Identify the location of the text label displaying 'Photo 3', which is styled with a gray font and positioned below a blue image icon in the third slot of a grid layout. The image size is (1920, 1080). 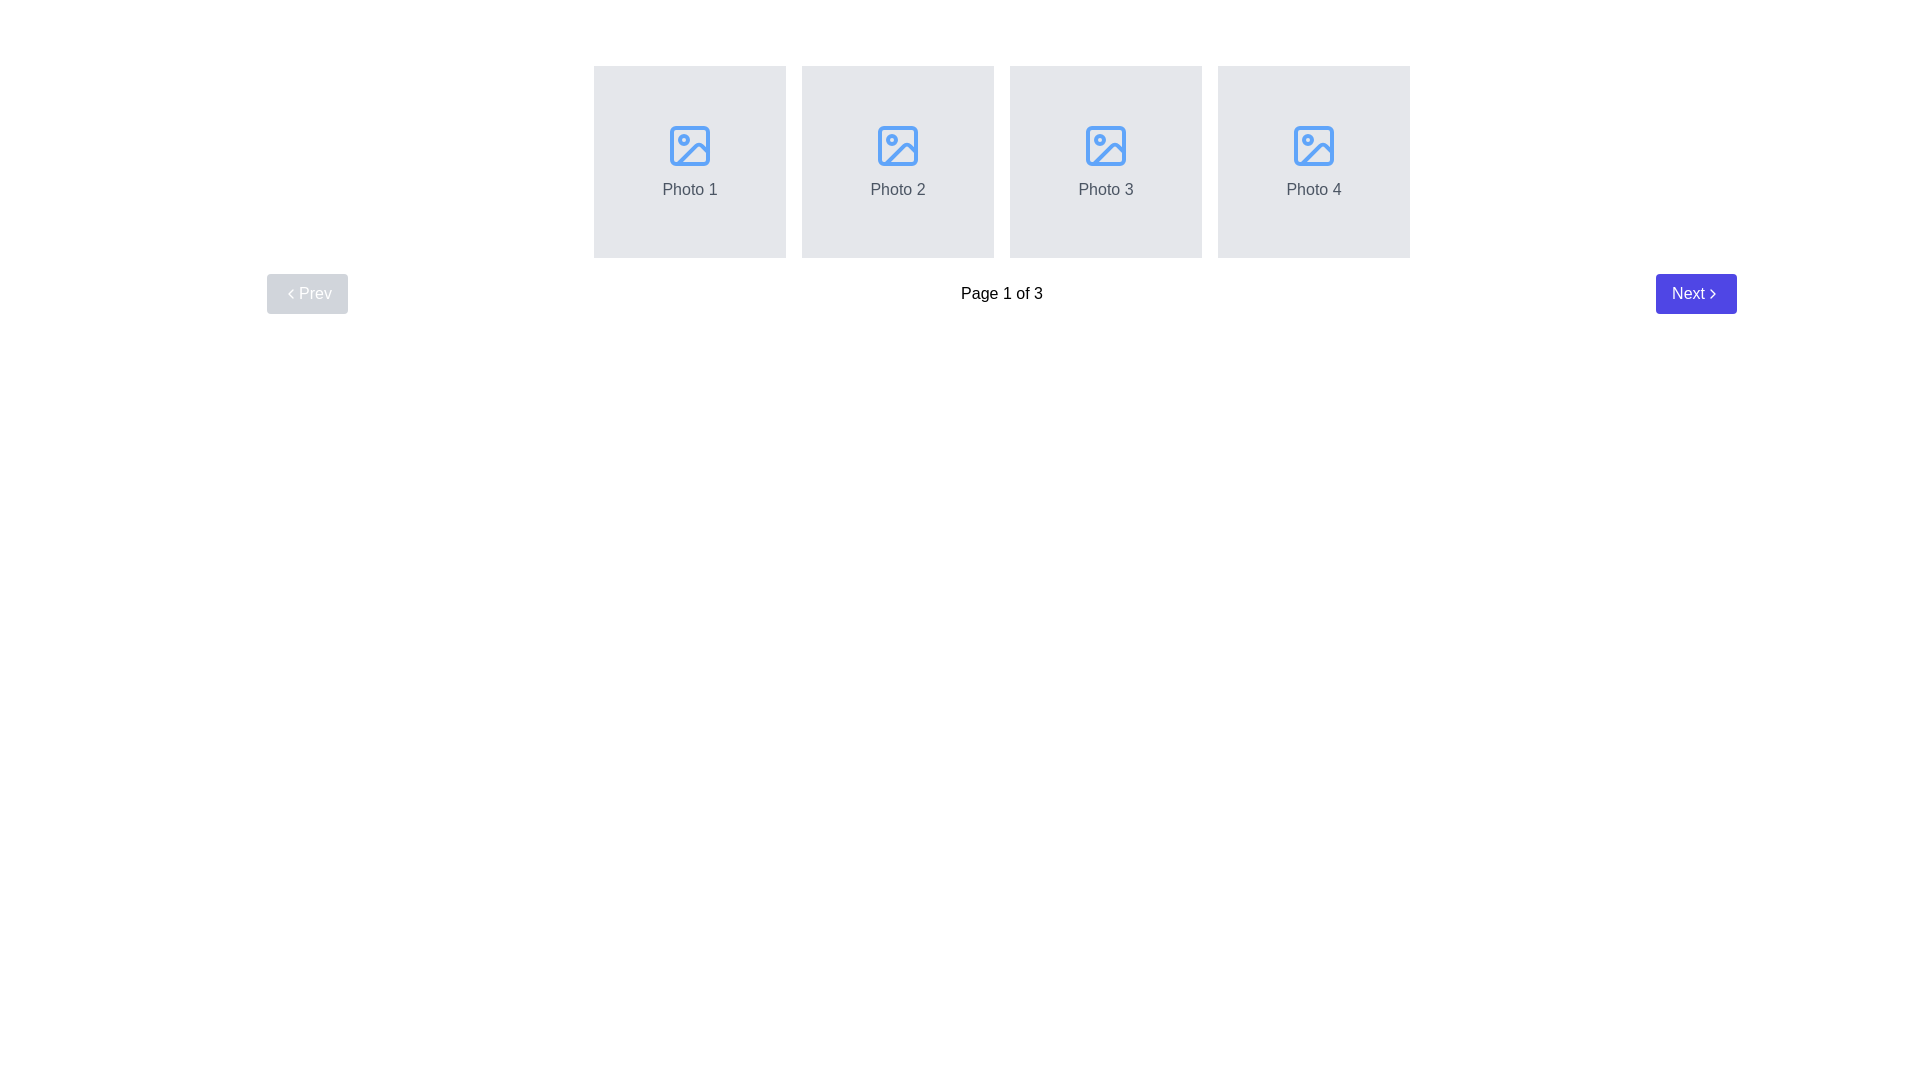
(1104, 189).